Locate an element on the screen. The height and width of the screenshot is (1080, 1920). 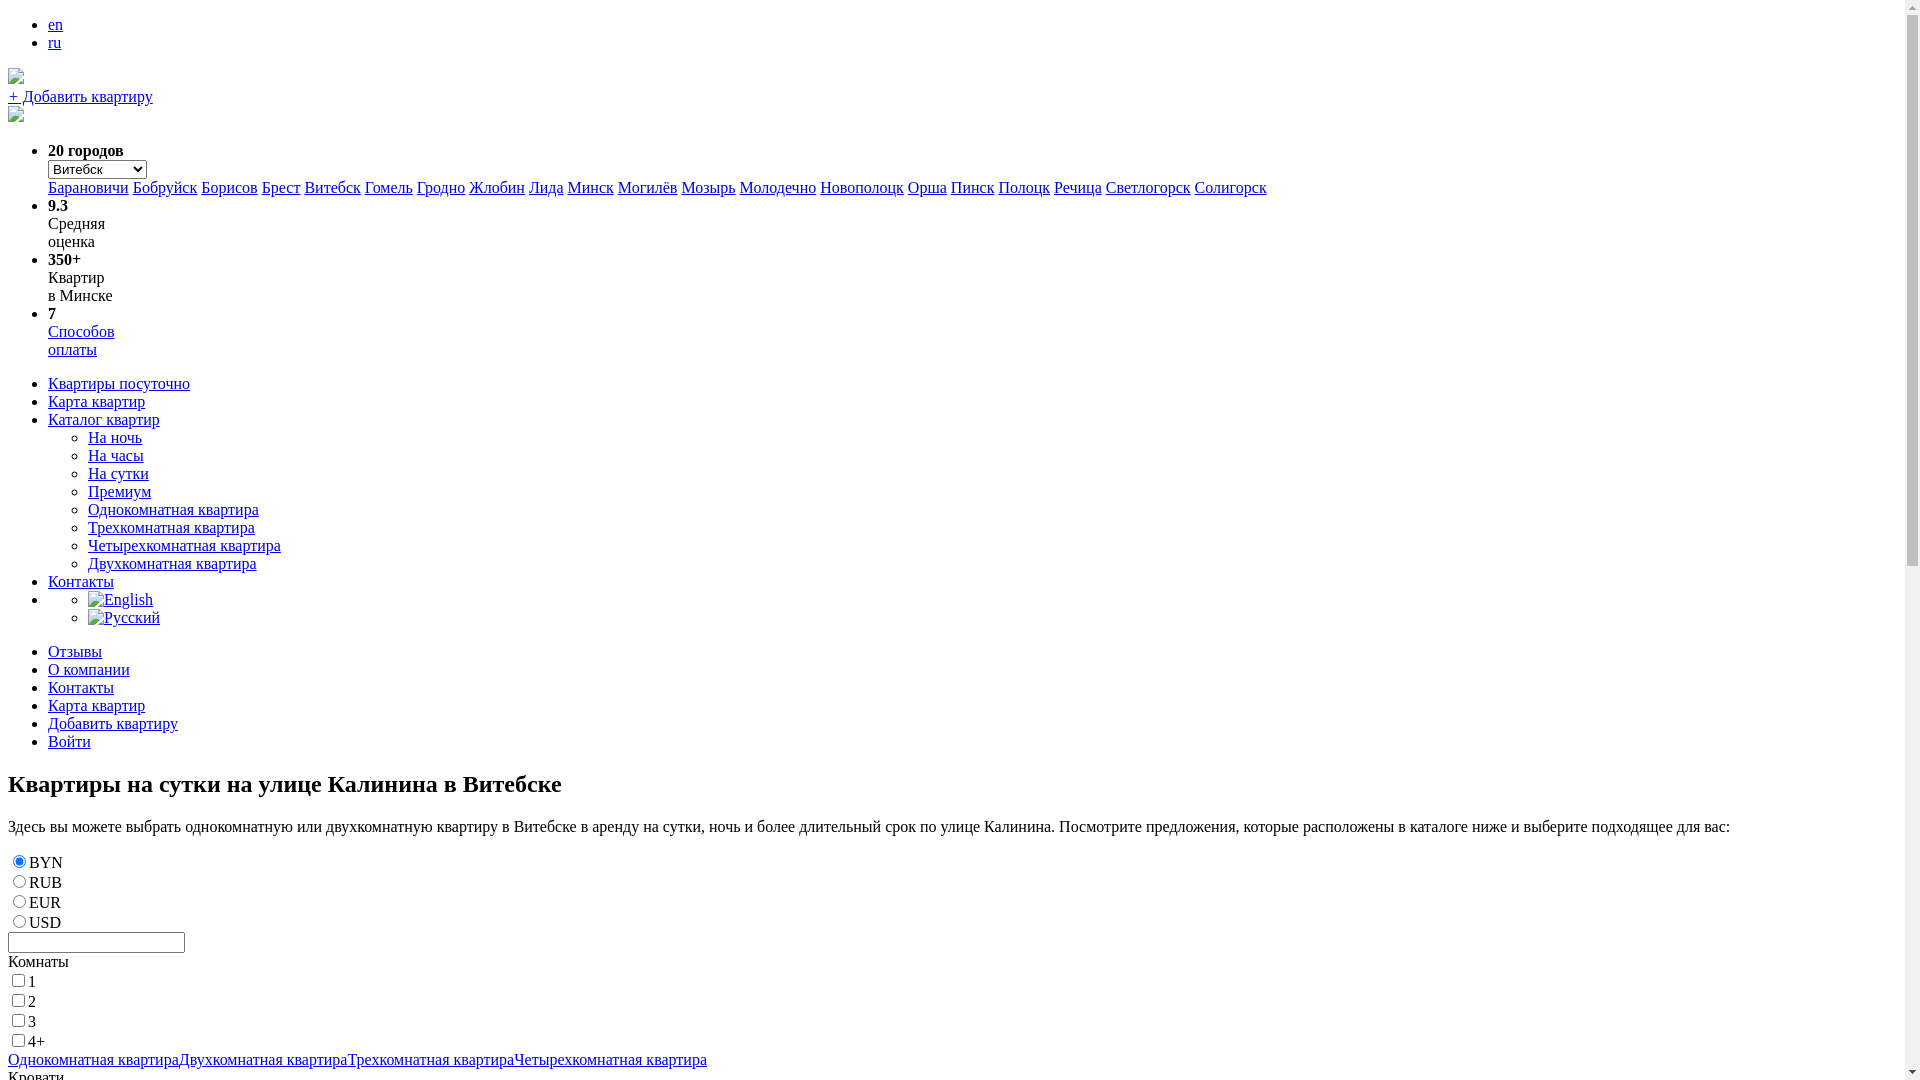
'en' is located at coordinates (55, 24).